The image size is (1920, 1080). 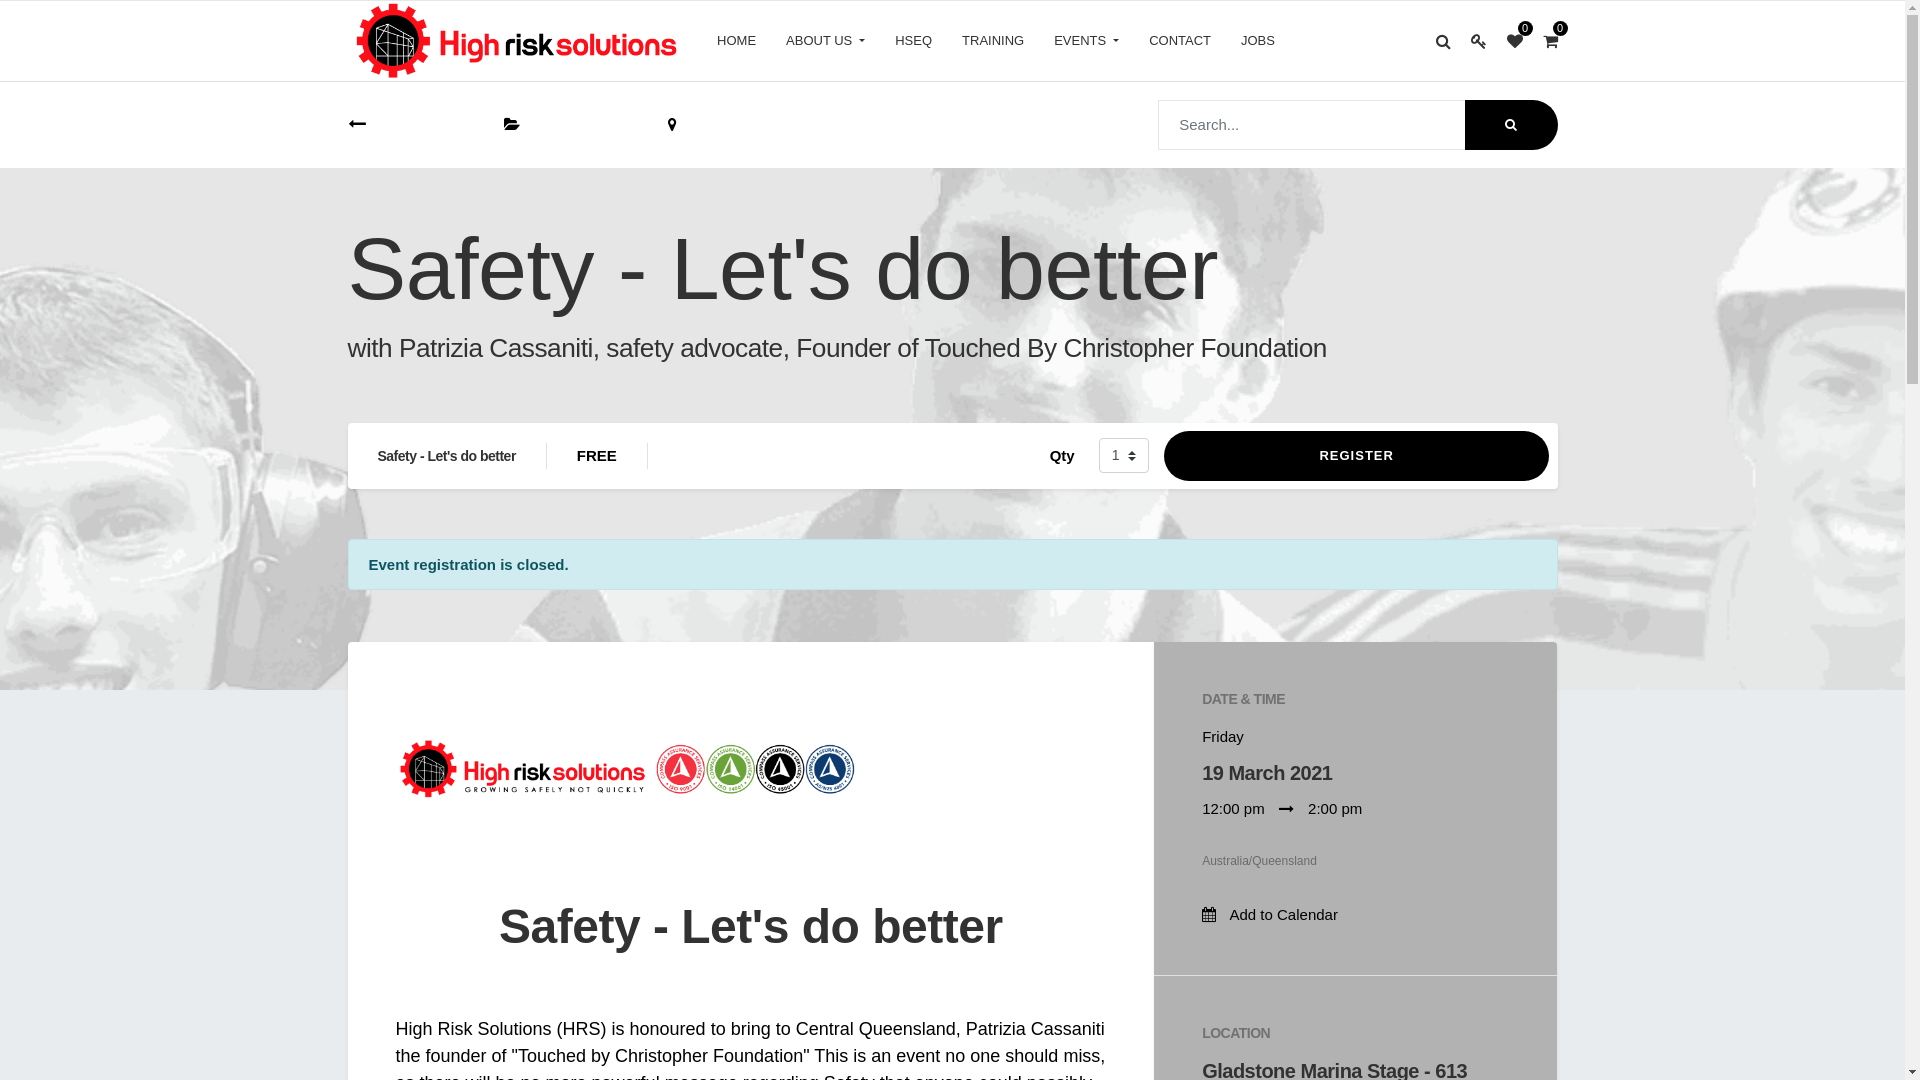 I want to click on 'HSEQ', so click(x=912, y=41).